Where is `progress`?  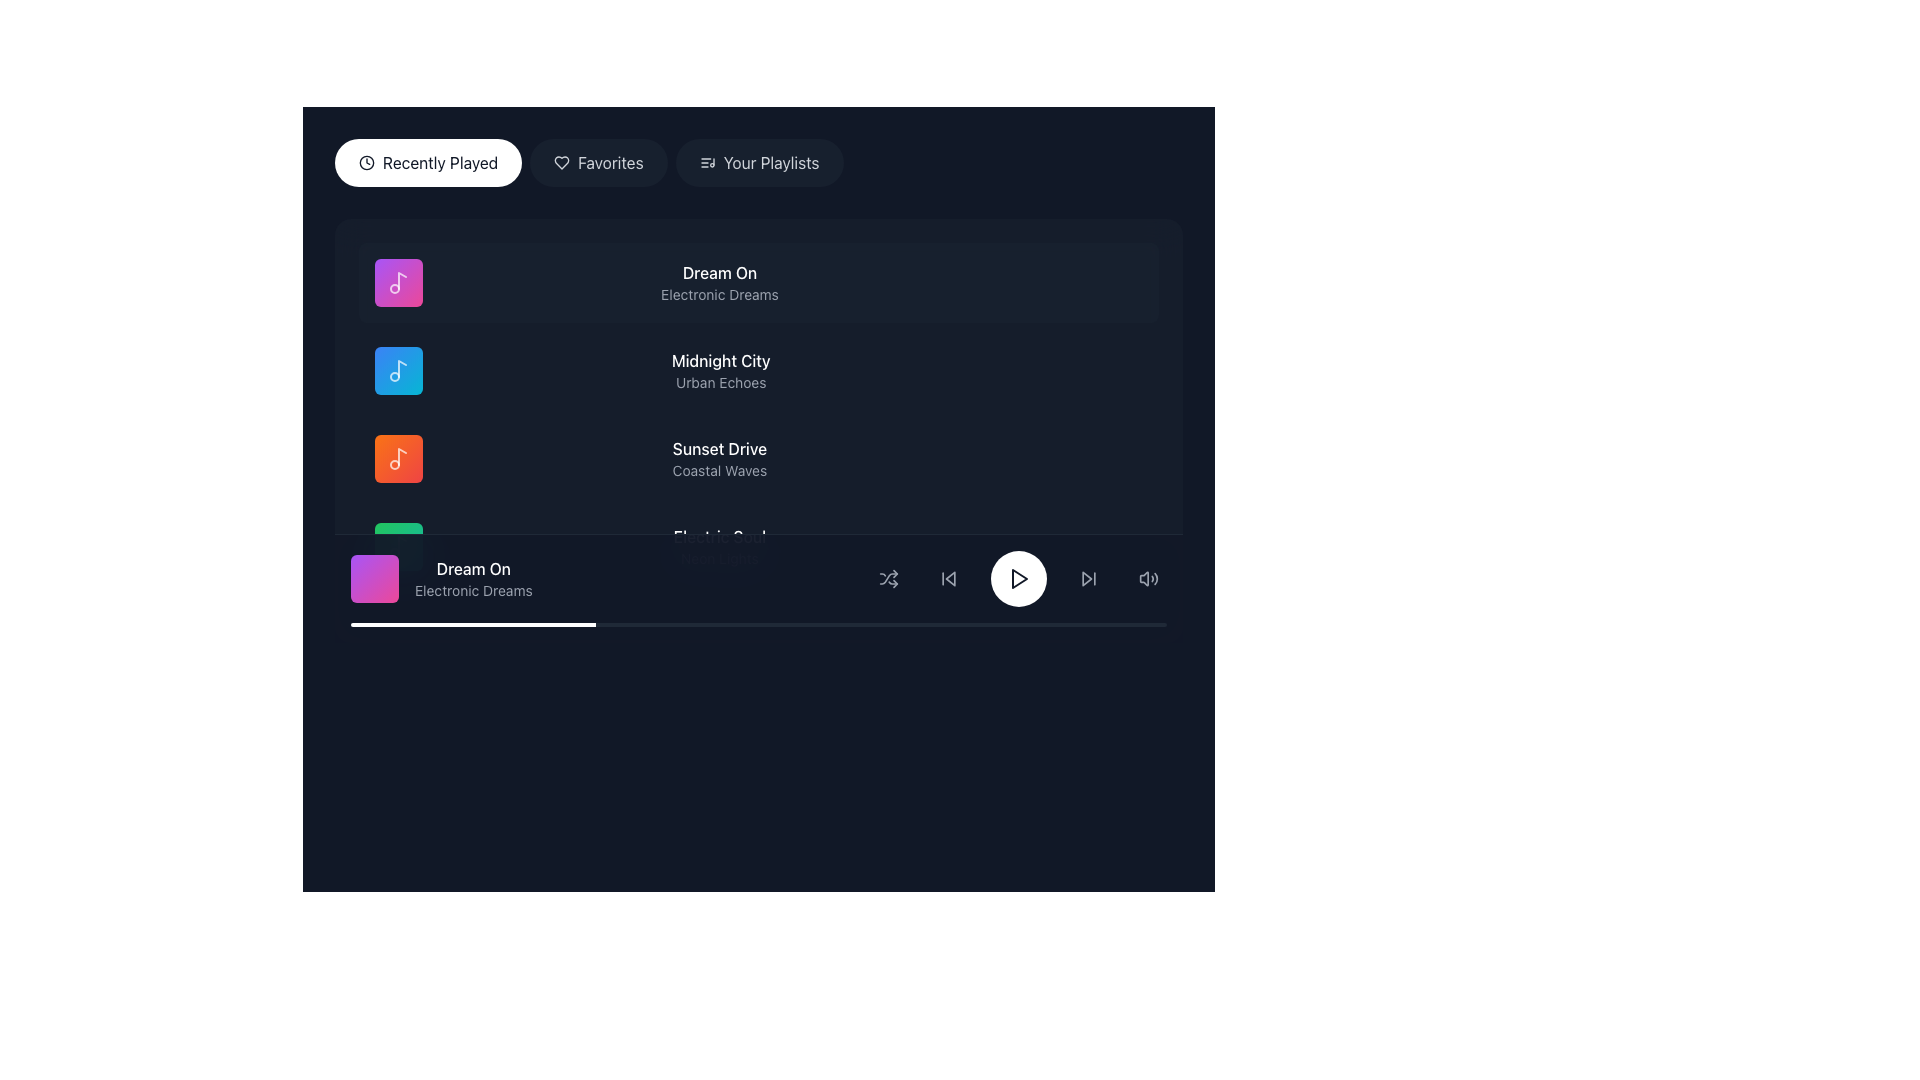
progress is located at coordinates (856, 623).